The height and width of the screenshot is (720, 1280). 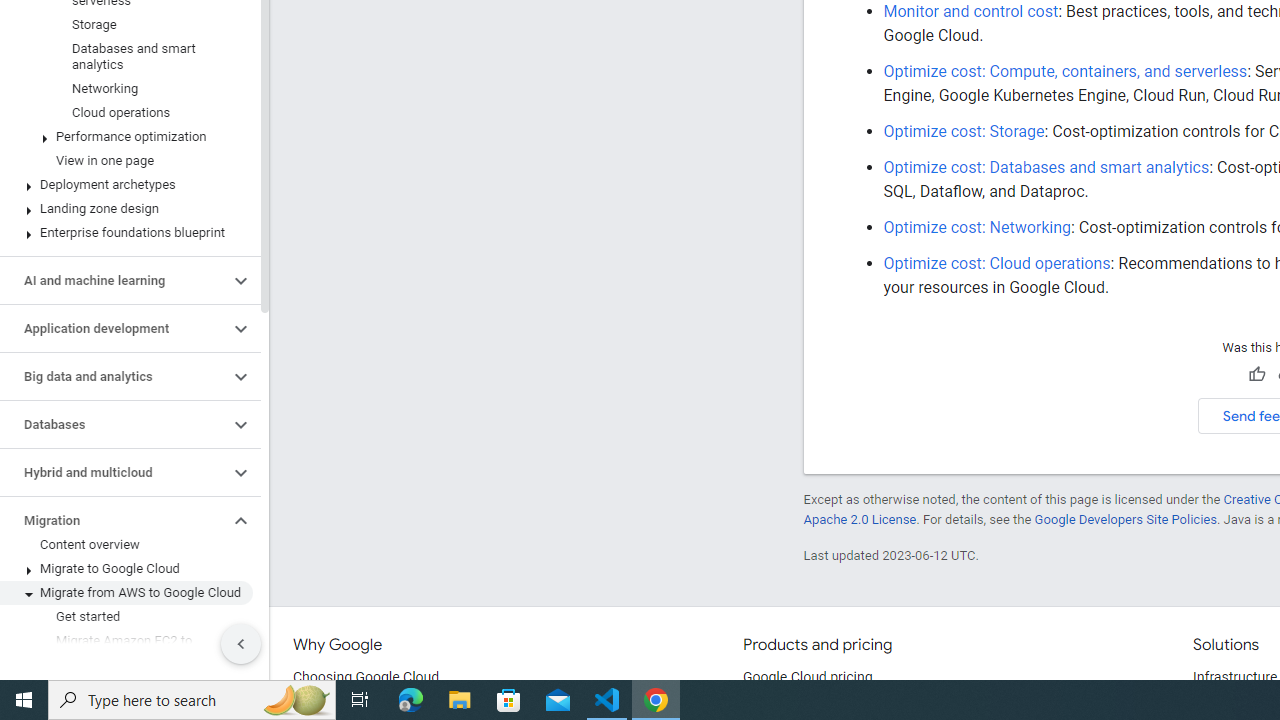 What do you see at coordinates (113, 281) in the screenshot?
I see `'AI and machine learning'` at bounding box center [113, 281].